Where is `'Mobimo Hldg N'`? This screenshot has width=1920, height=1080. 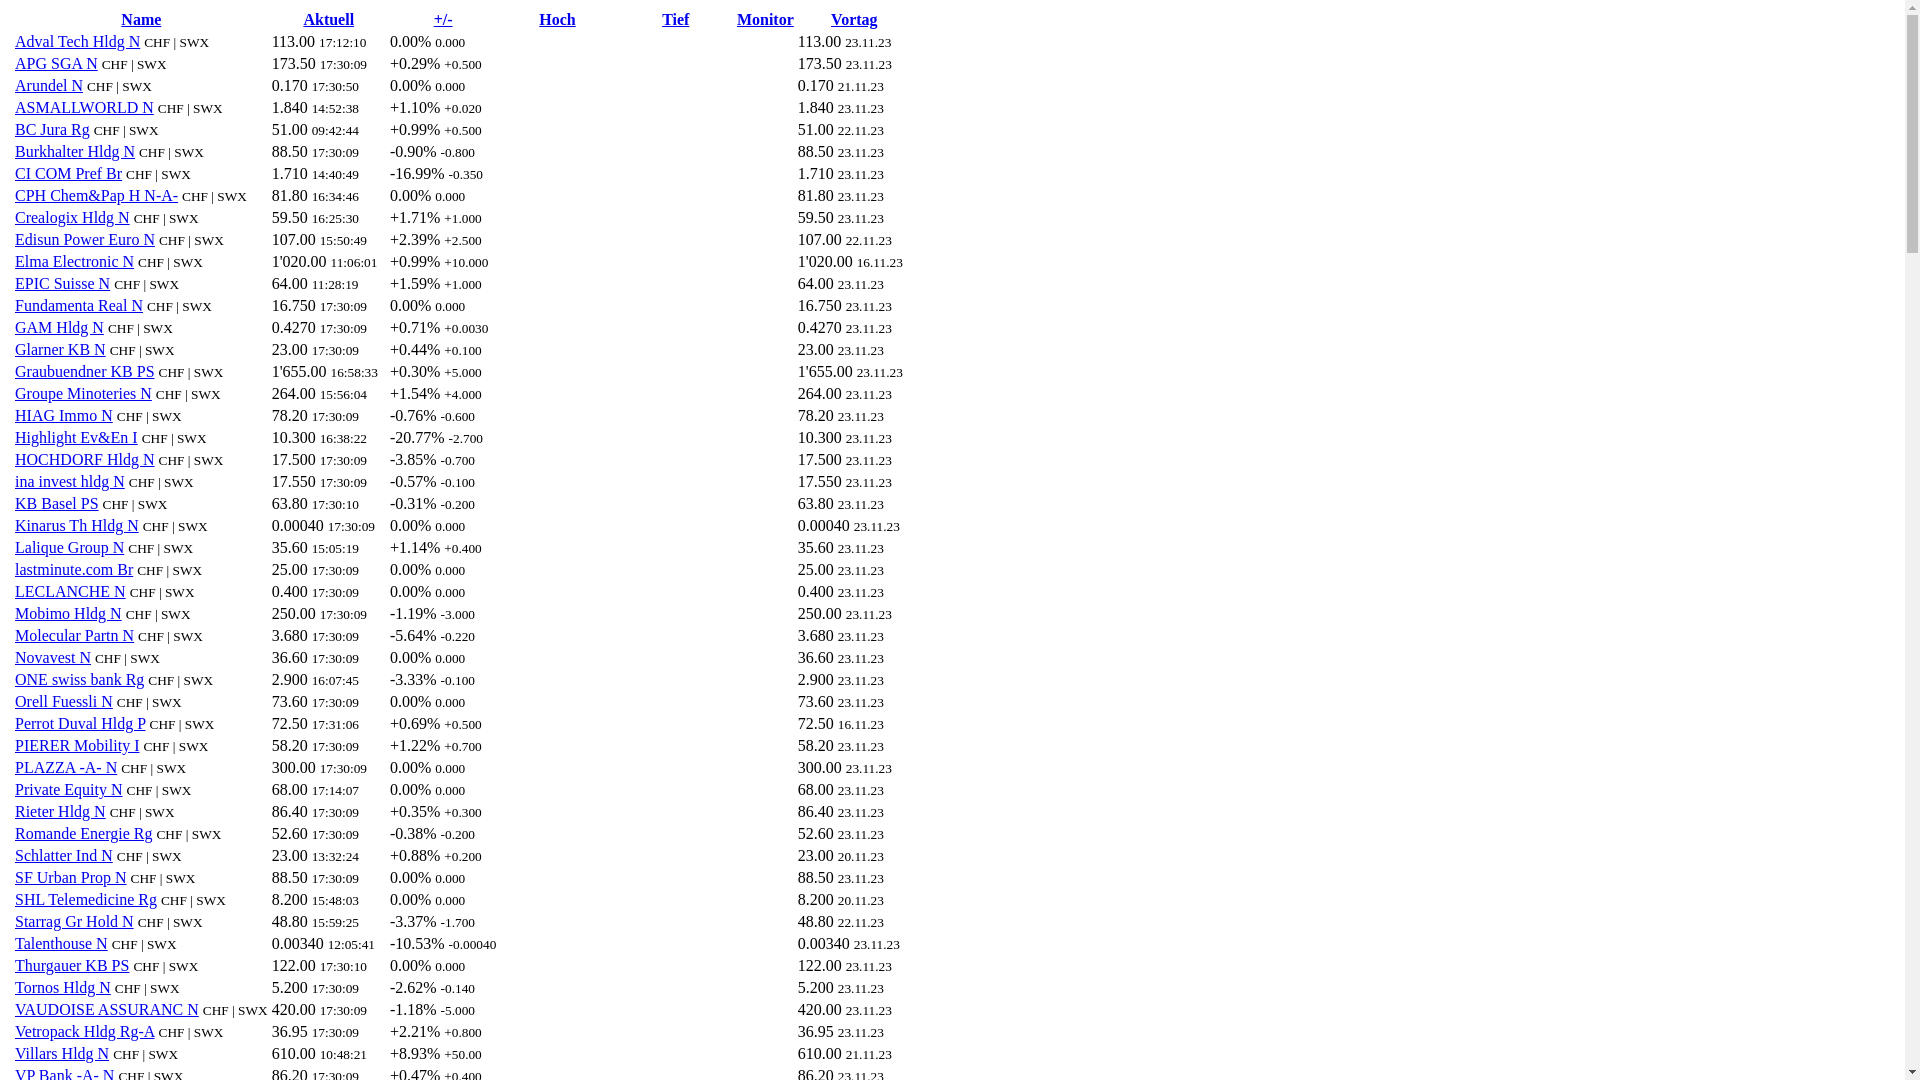
'Mobimo Hldg N' is located at coordinates (68, 612).